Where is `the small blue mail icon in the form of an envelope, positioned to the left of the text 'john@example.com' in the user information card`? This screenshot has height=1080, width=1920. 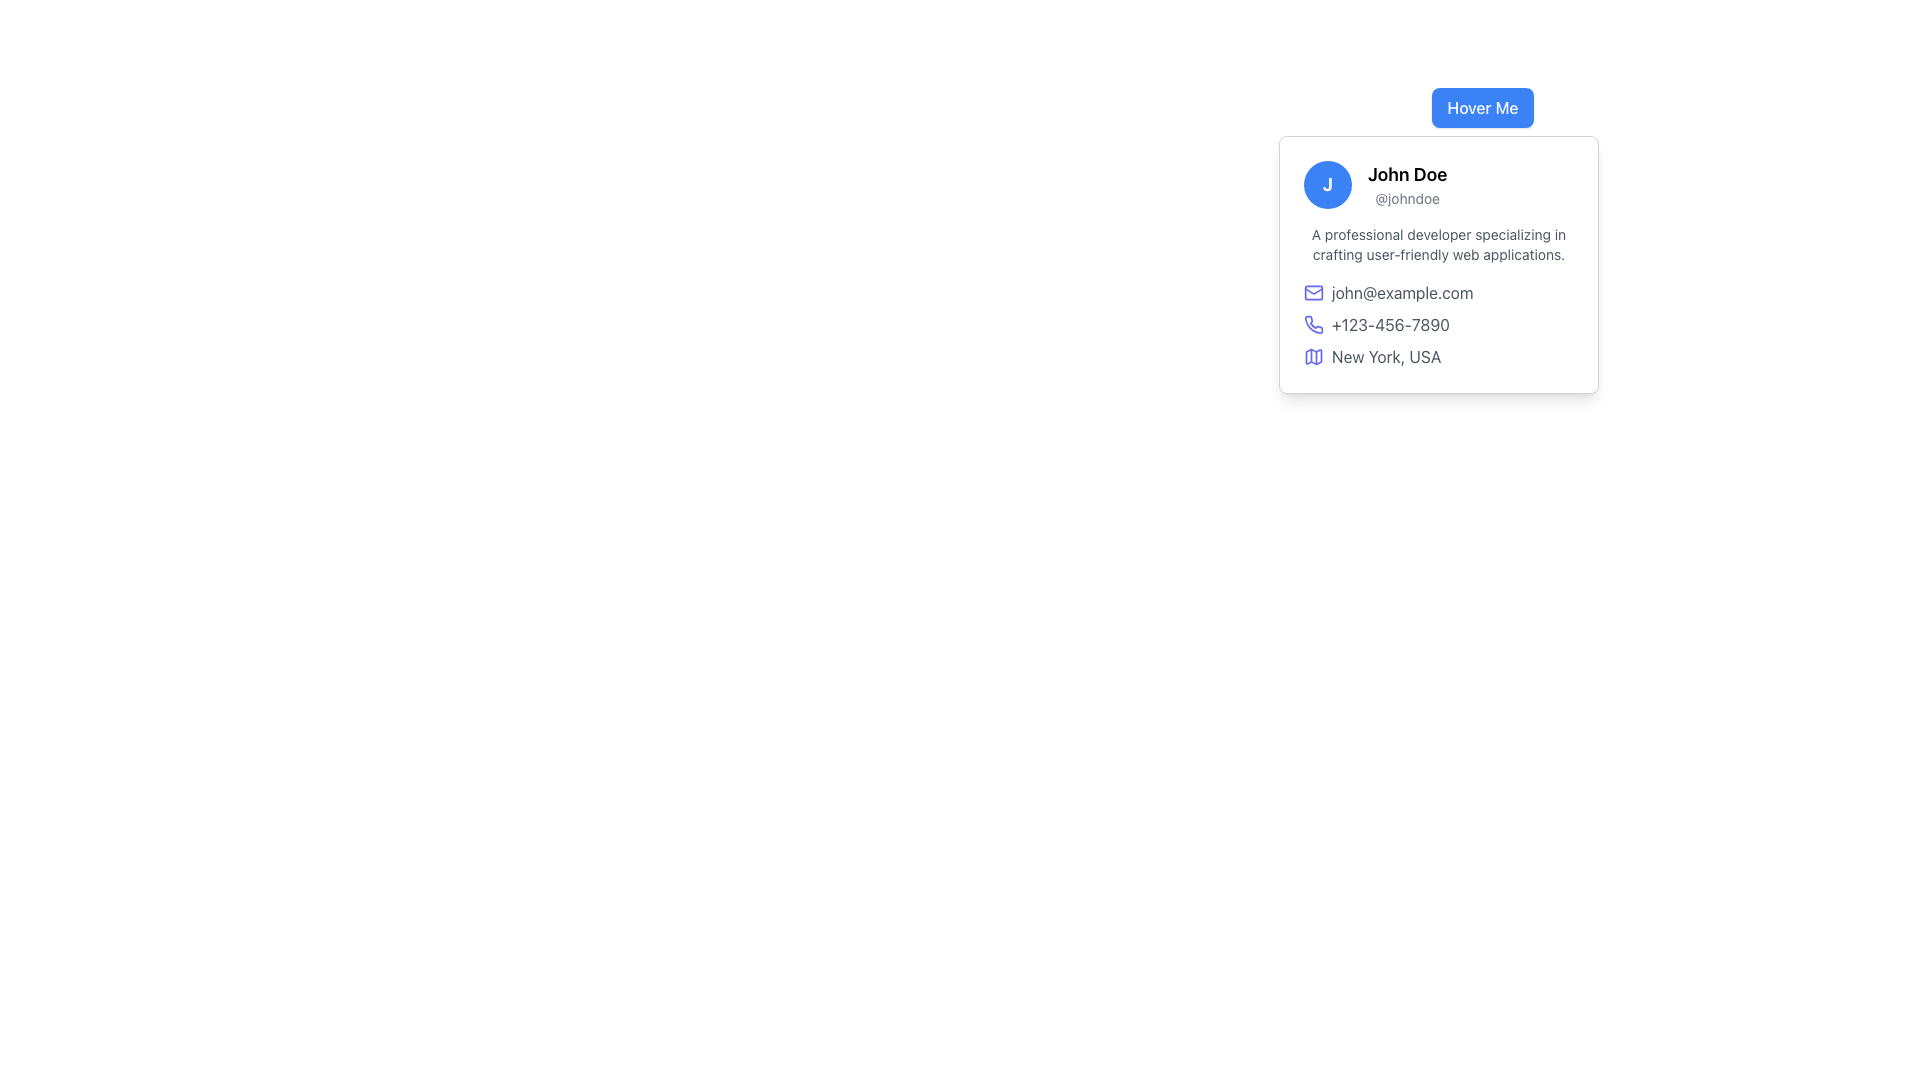
the small blue mail icon in the form of an envelope, positioned to the left of the text 'john@example.com' in the user information card is located at coordinates (1314, 293).